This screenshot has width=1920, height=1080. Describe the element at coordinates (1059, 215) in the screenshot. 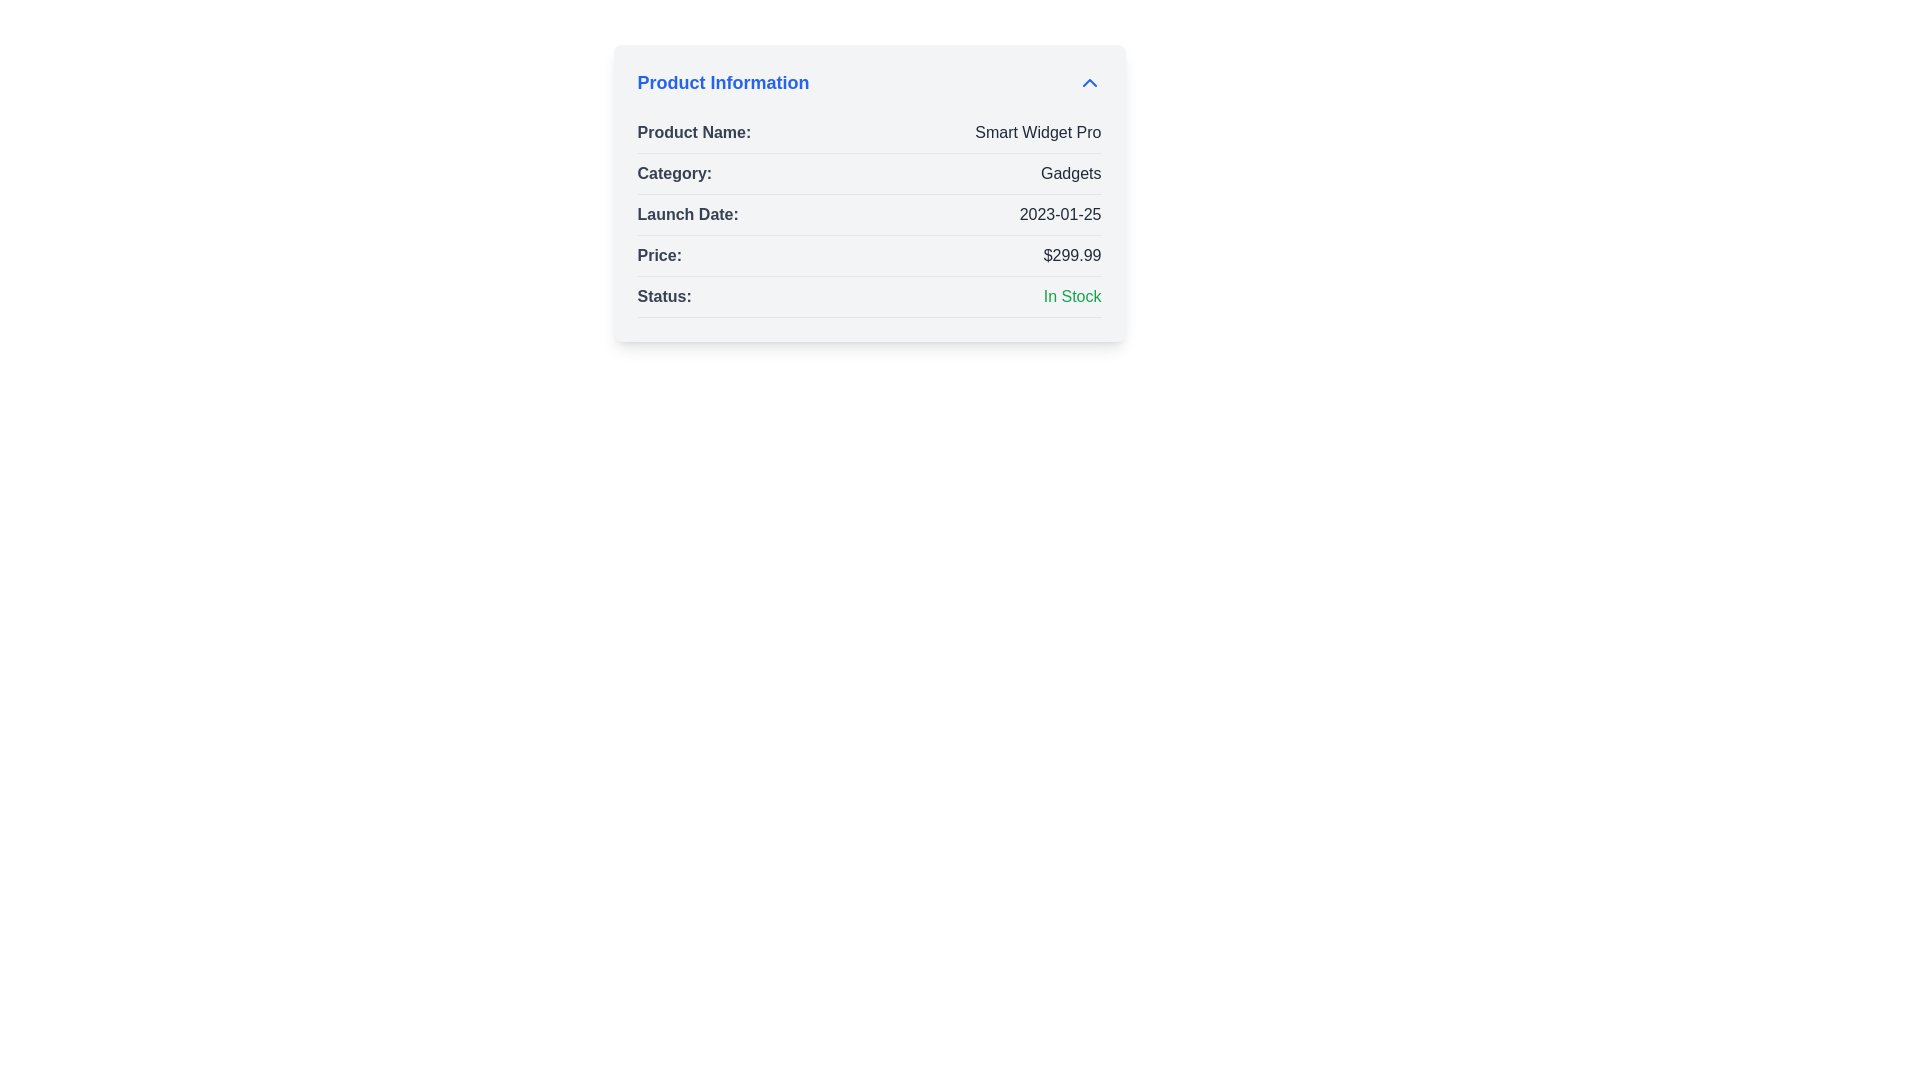

I see `the text display showing the date '2023-01-25' which is aligned to the right under the label 'Launch Date:' in a light gray background` at that location.